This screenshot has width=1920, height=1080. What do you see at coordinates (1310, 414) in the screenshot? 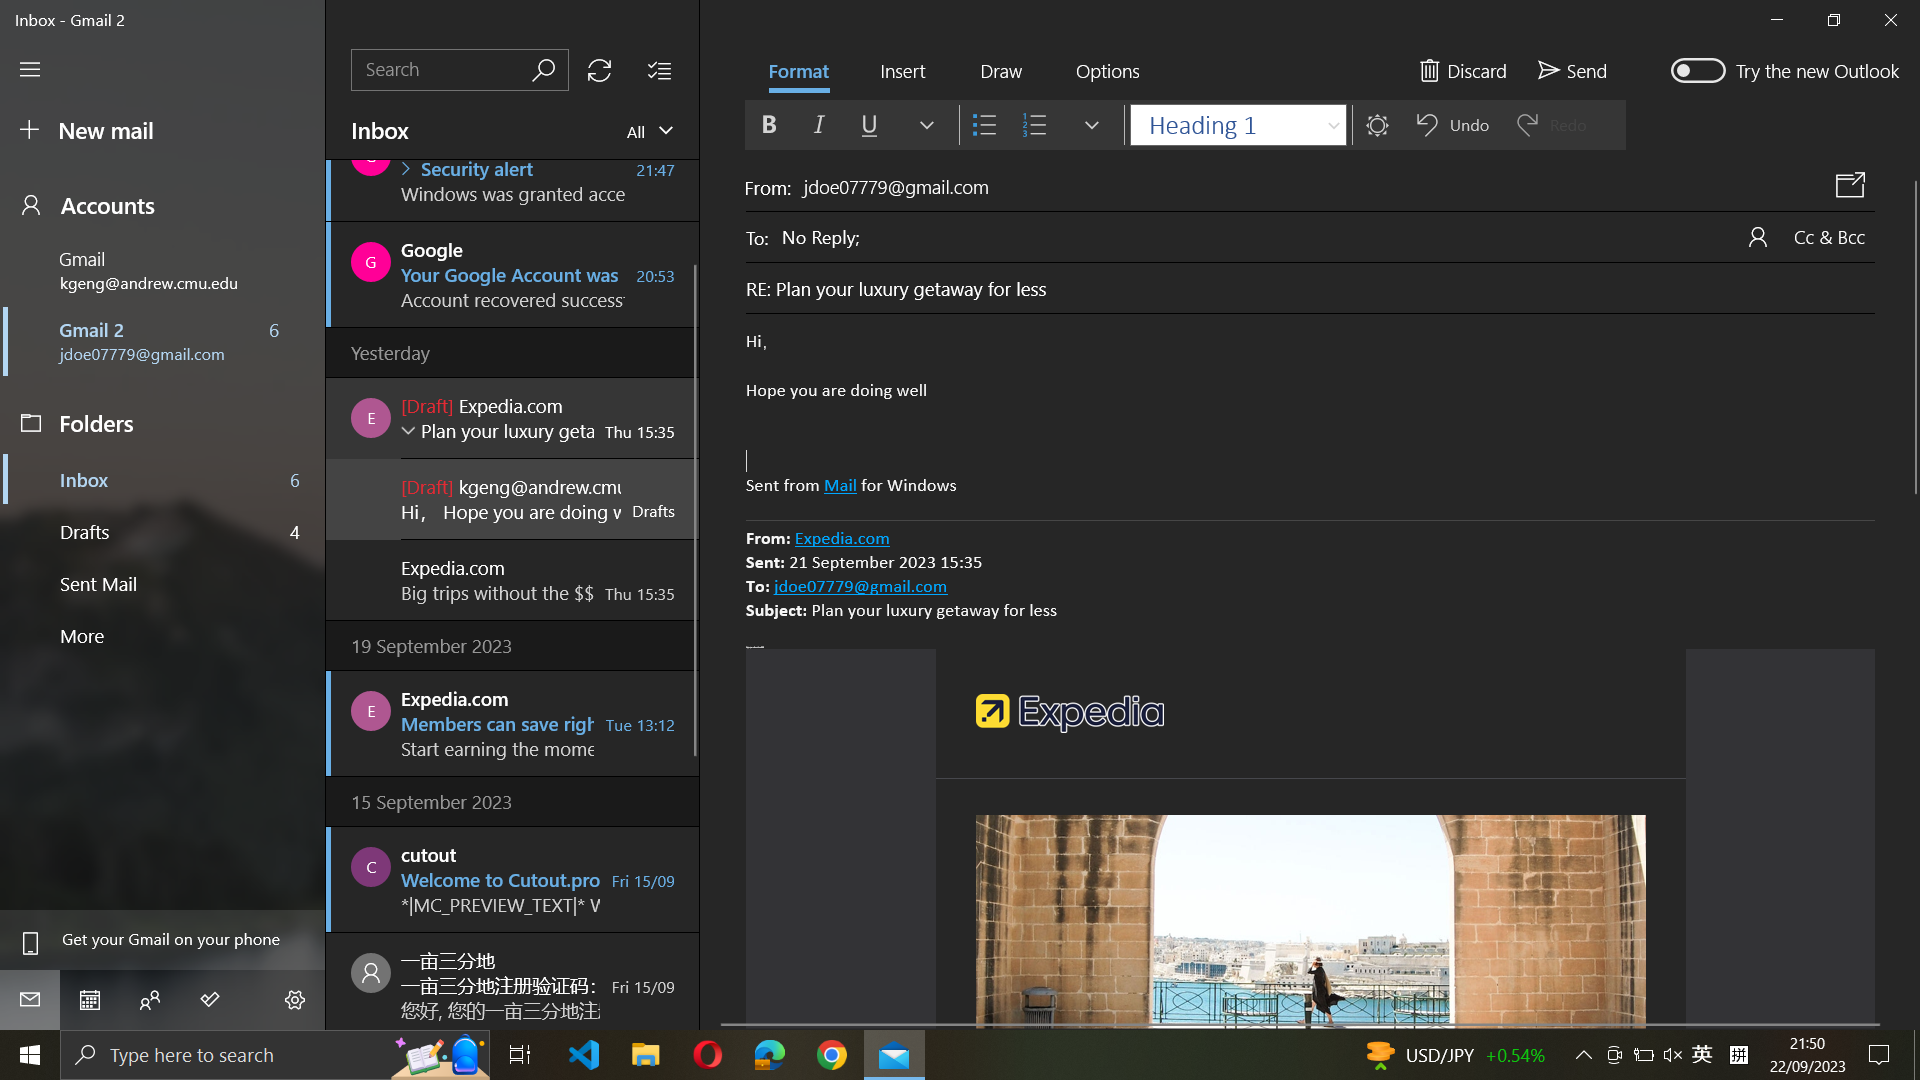
I see `Underline the contents in mail body` at bounding box center [1310, 414].